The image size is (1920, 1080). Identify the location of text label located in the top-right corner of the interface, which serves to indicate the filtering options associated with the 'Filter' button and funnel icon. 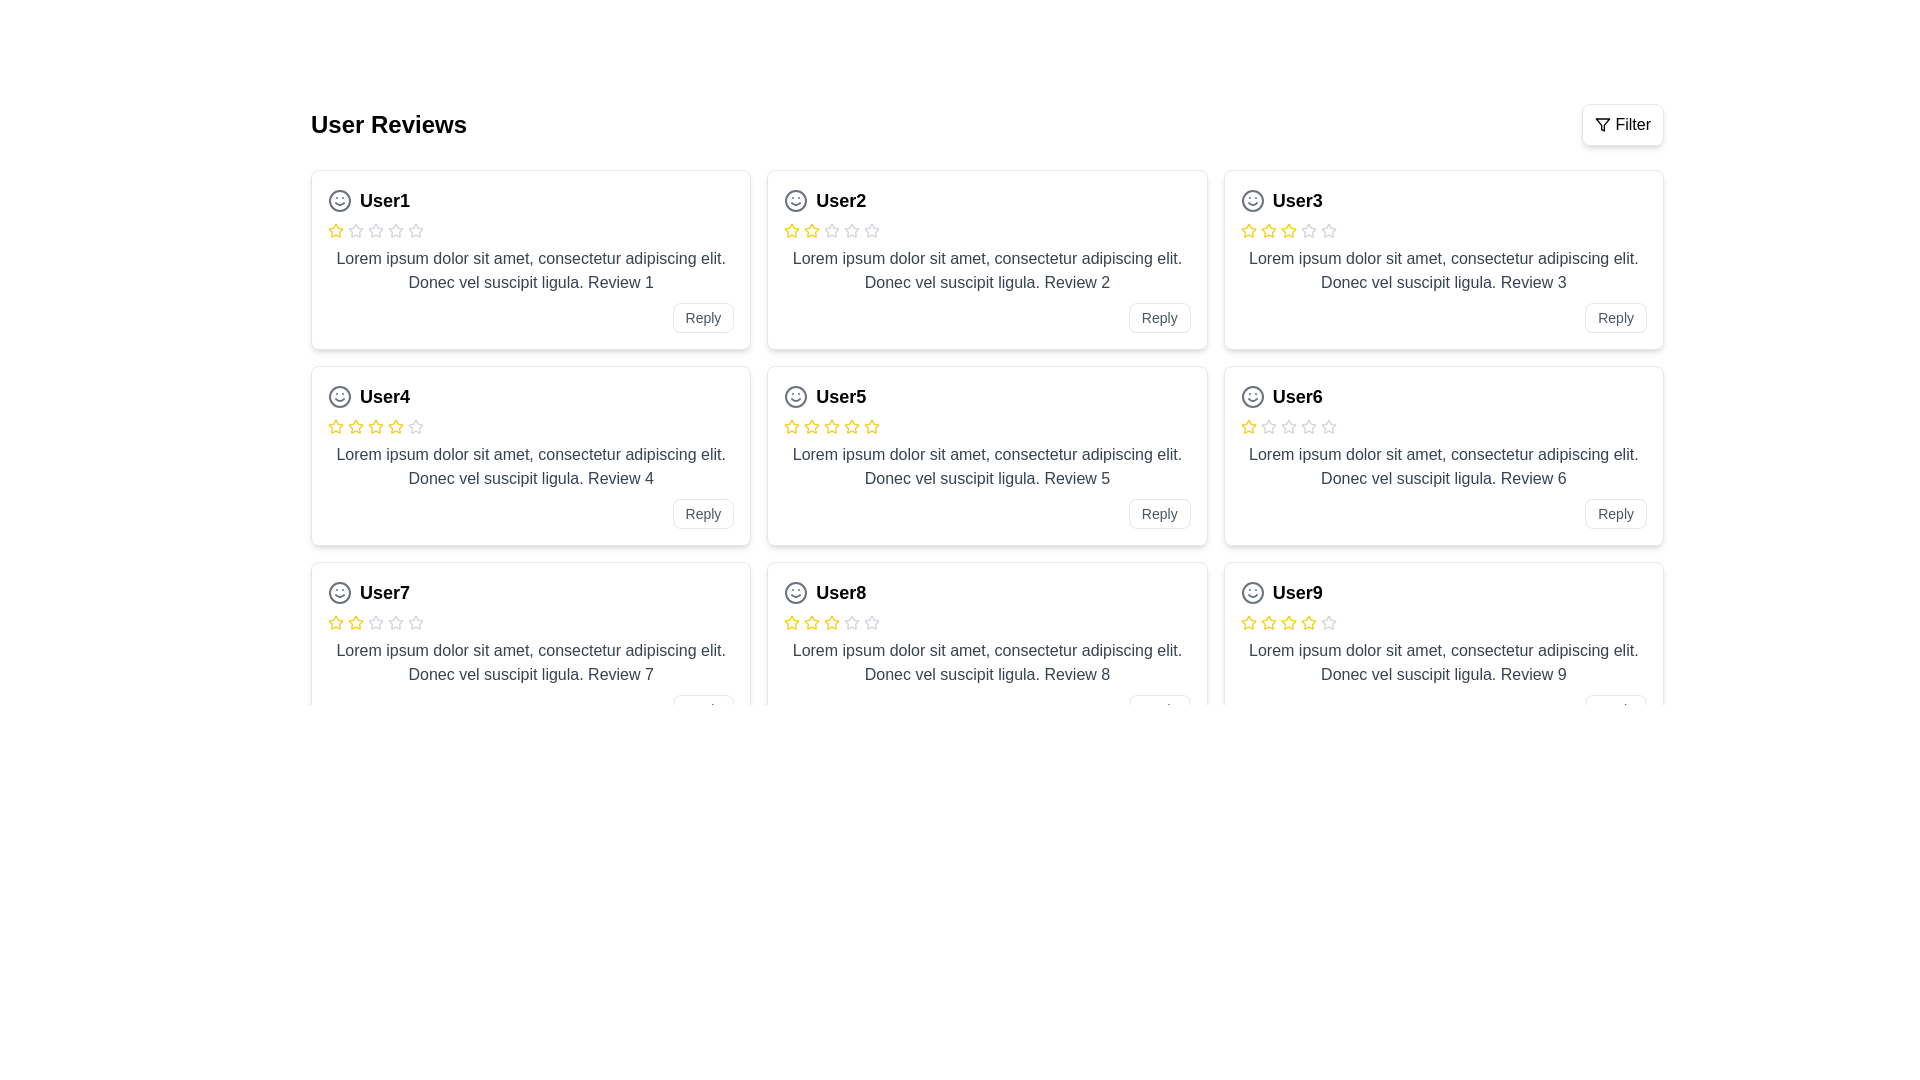
(1633, 124).